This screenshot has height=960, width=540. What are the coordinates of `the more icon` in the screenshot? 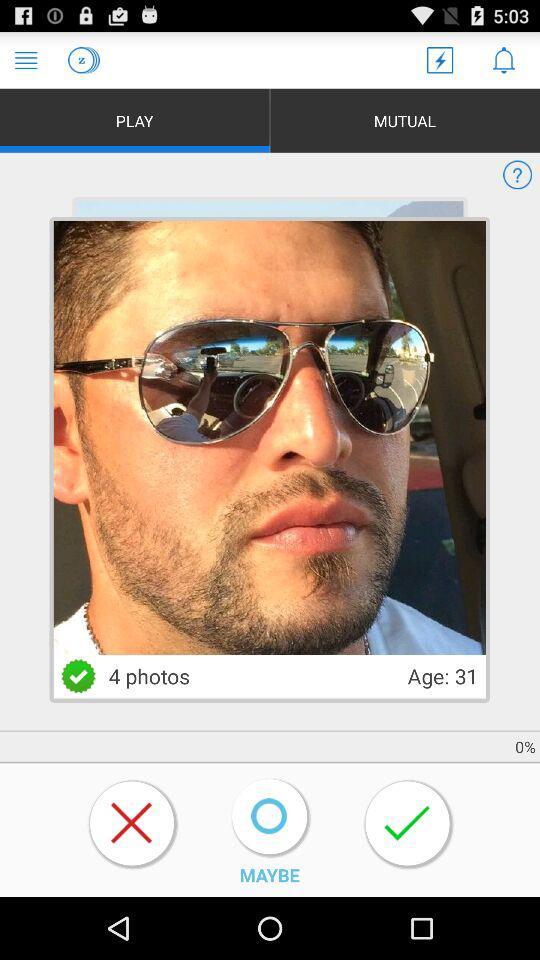 It's located at (100, 652).